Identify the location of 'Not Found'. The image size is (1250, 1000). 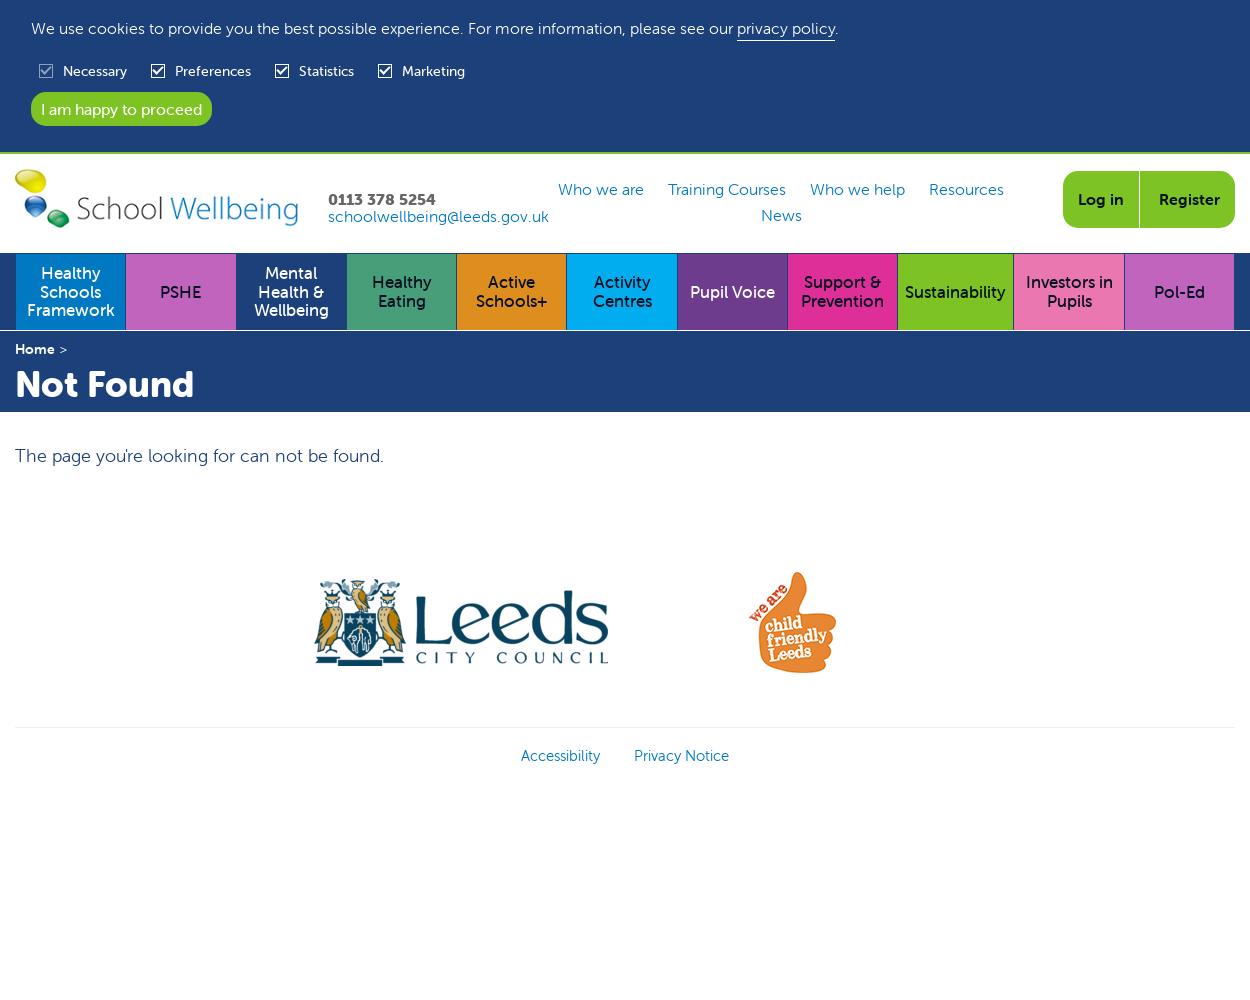
(15, 383).